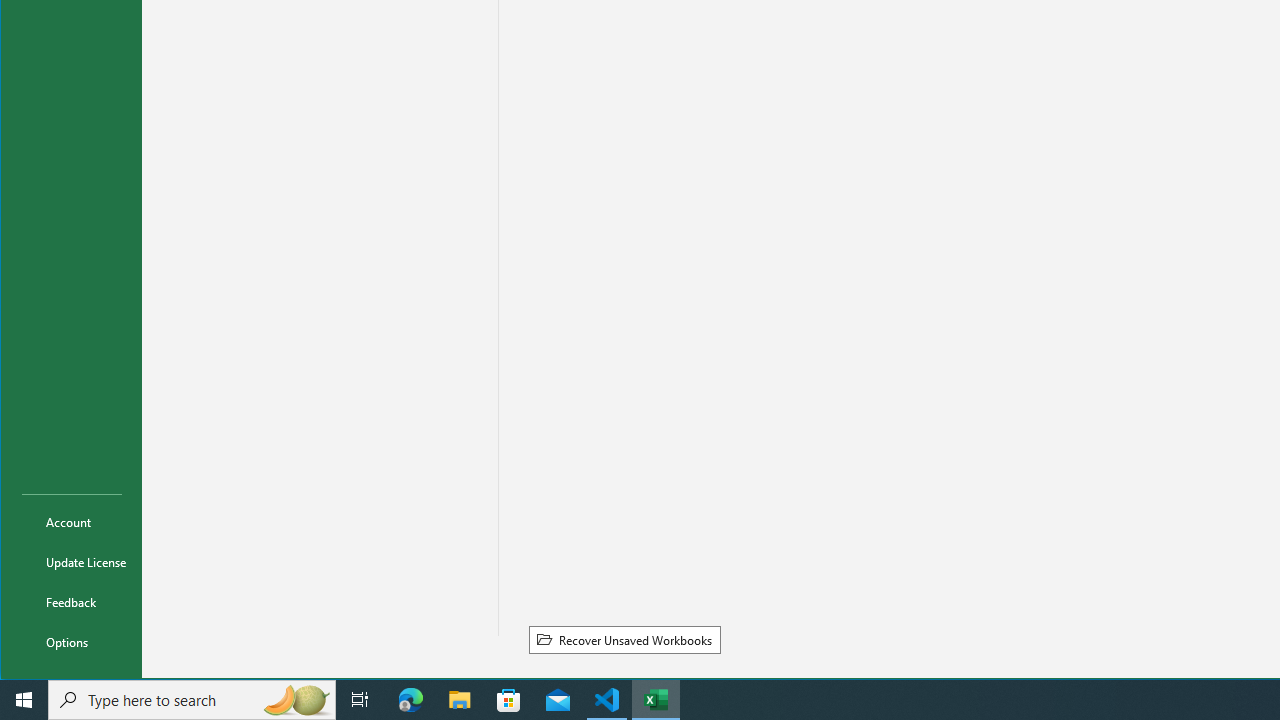  Describe the element at coordinates (359, 698) in the screenshot. I see `'Task View'` at that location.